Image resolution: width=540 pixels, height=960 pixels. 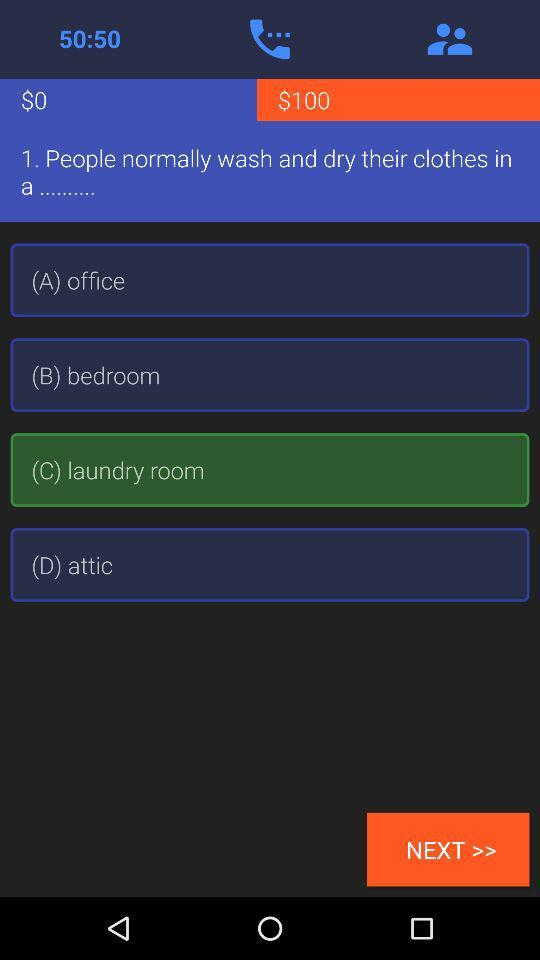 I want to click on friends, so click(x=449, y=38).